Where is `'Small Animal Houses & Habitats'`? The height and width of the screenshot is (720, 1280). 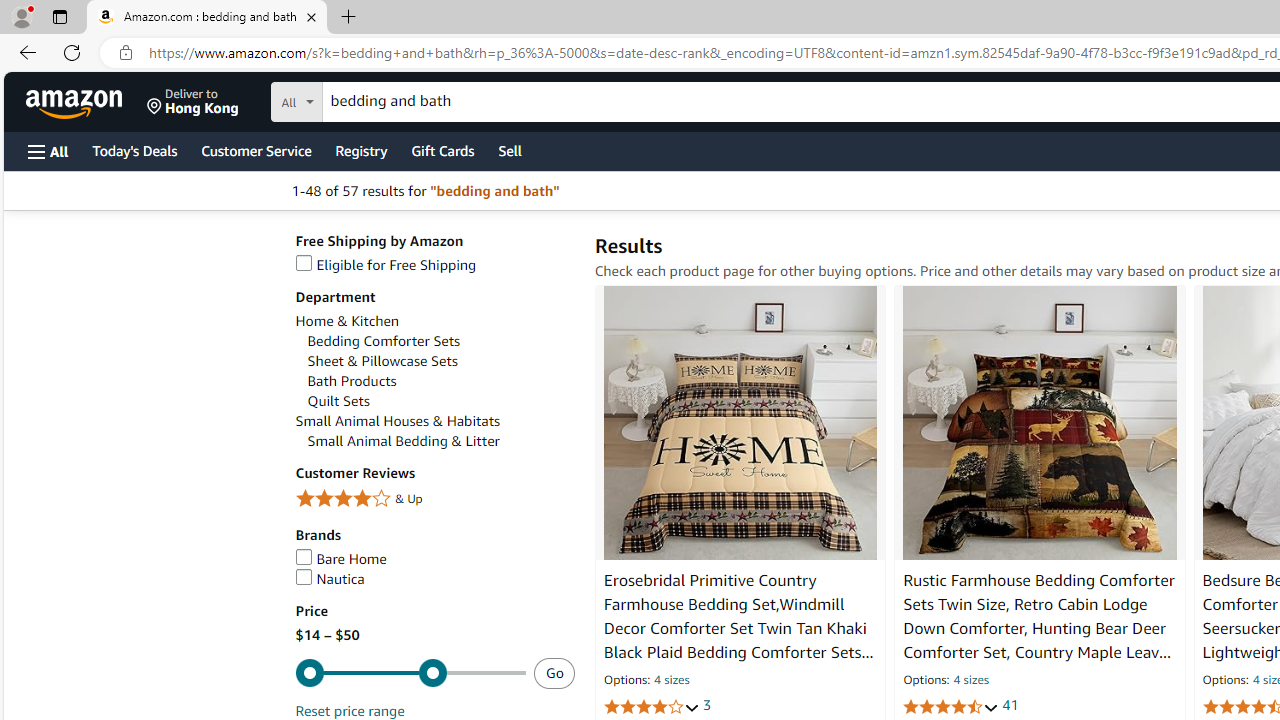 'Small Animal Houses & Habitats' is located at coordinates (433, 420).